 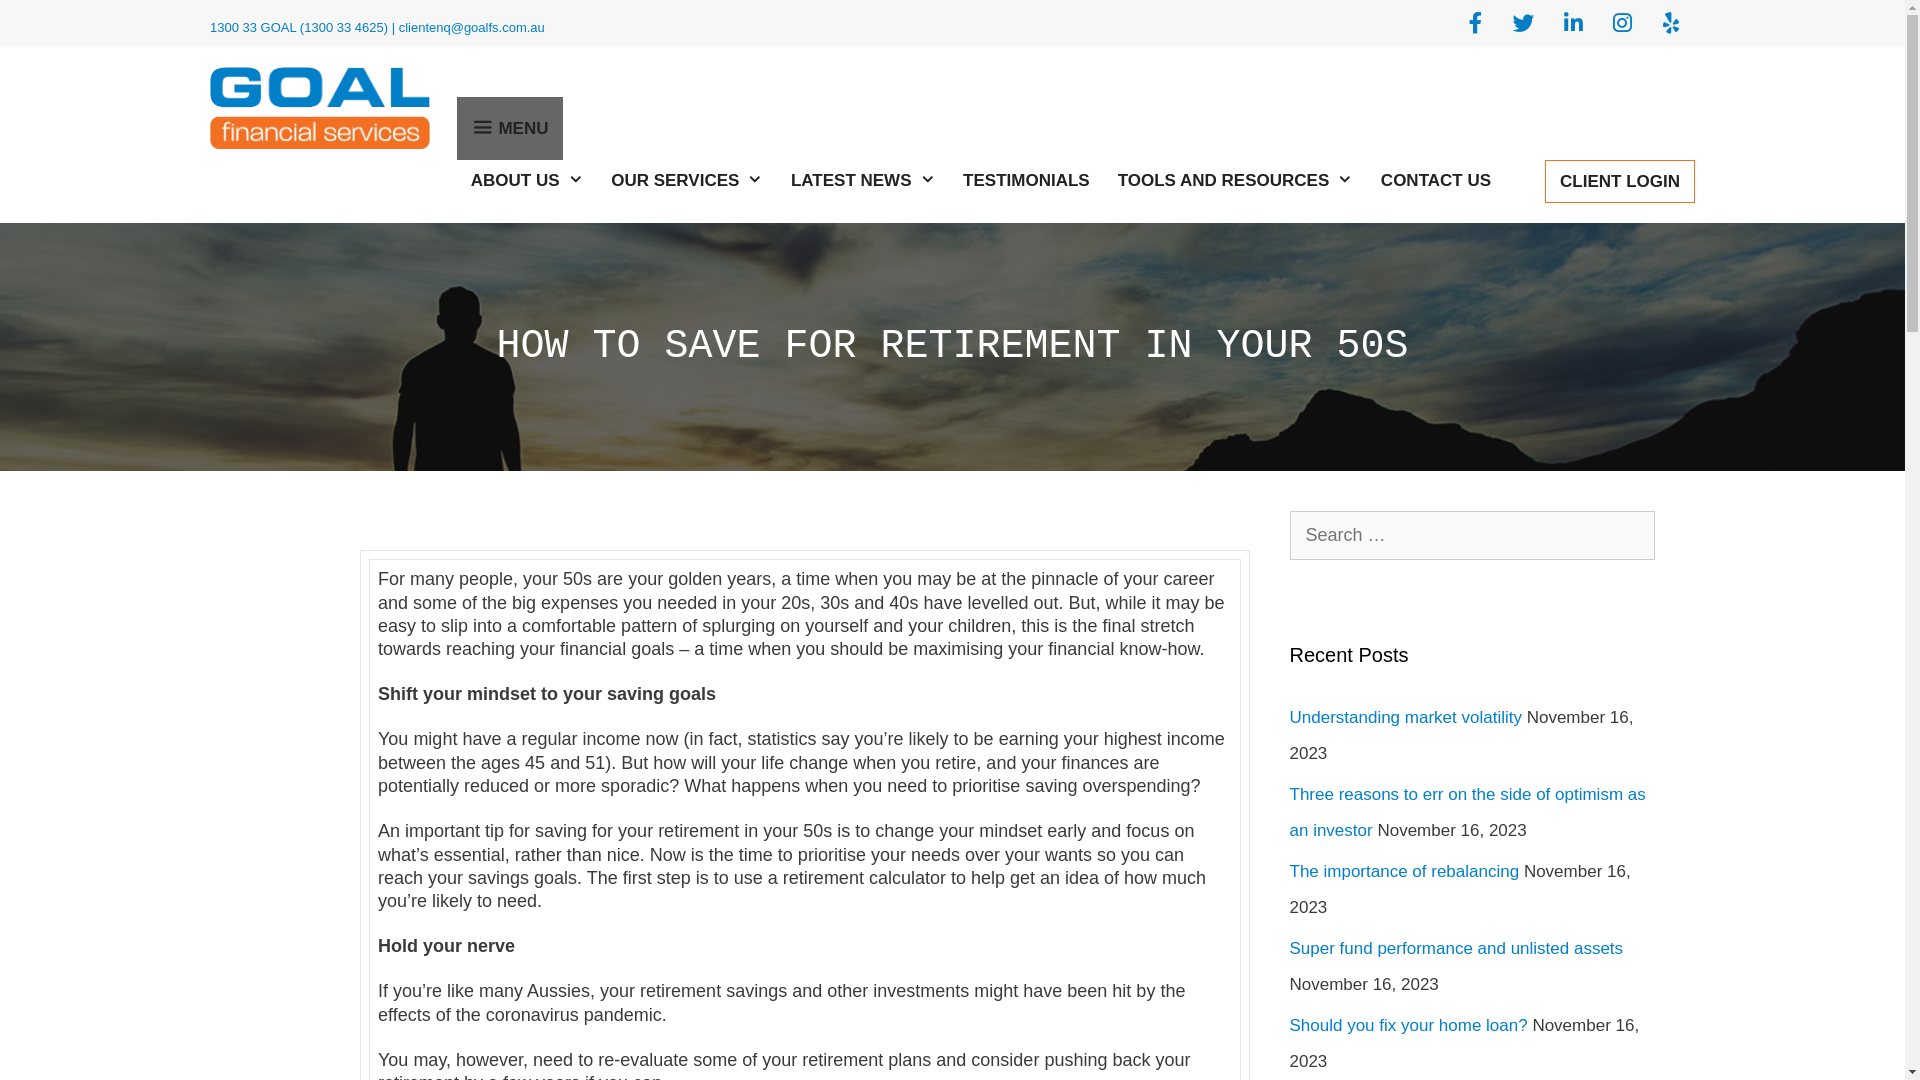 What do you see at coordinates (1405, 716) in the screenshot?
I see `'Understanding market volatility'` at bounding box center [1405, 716].